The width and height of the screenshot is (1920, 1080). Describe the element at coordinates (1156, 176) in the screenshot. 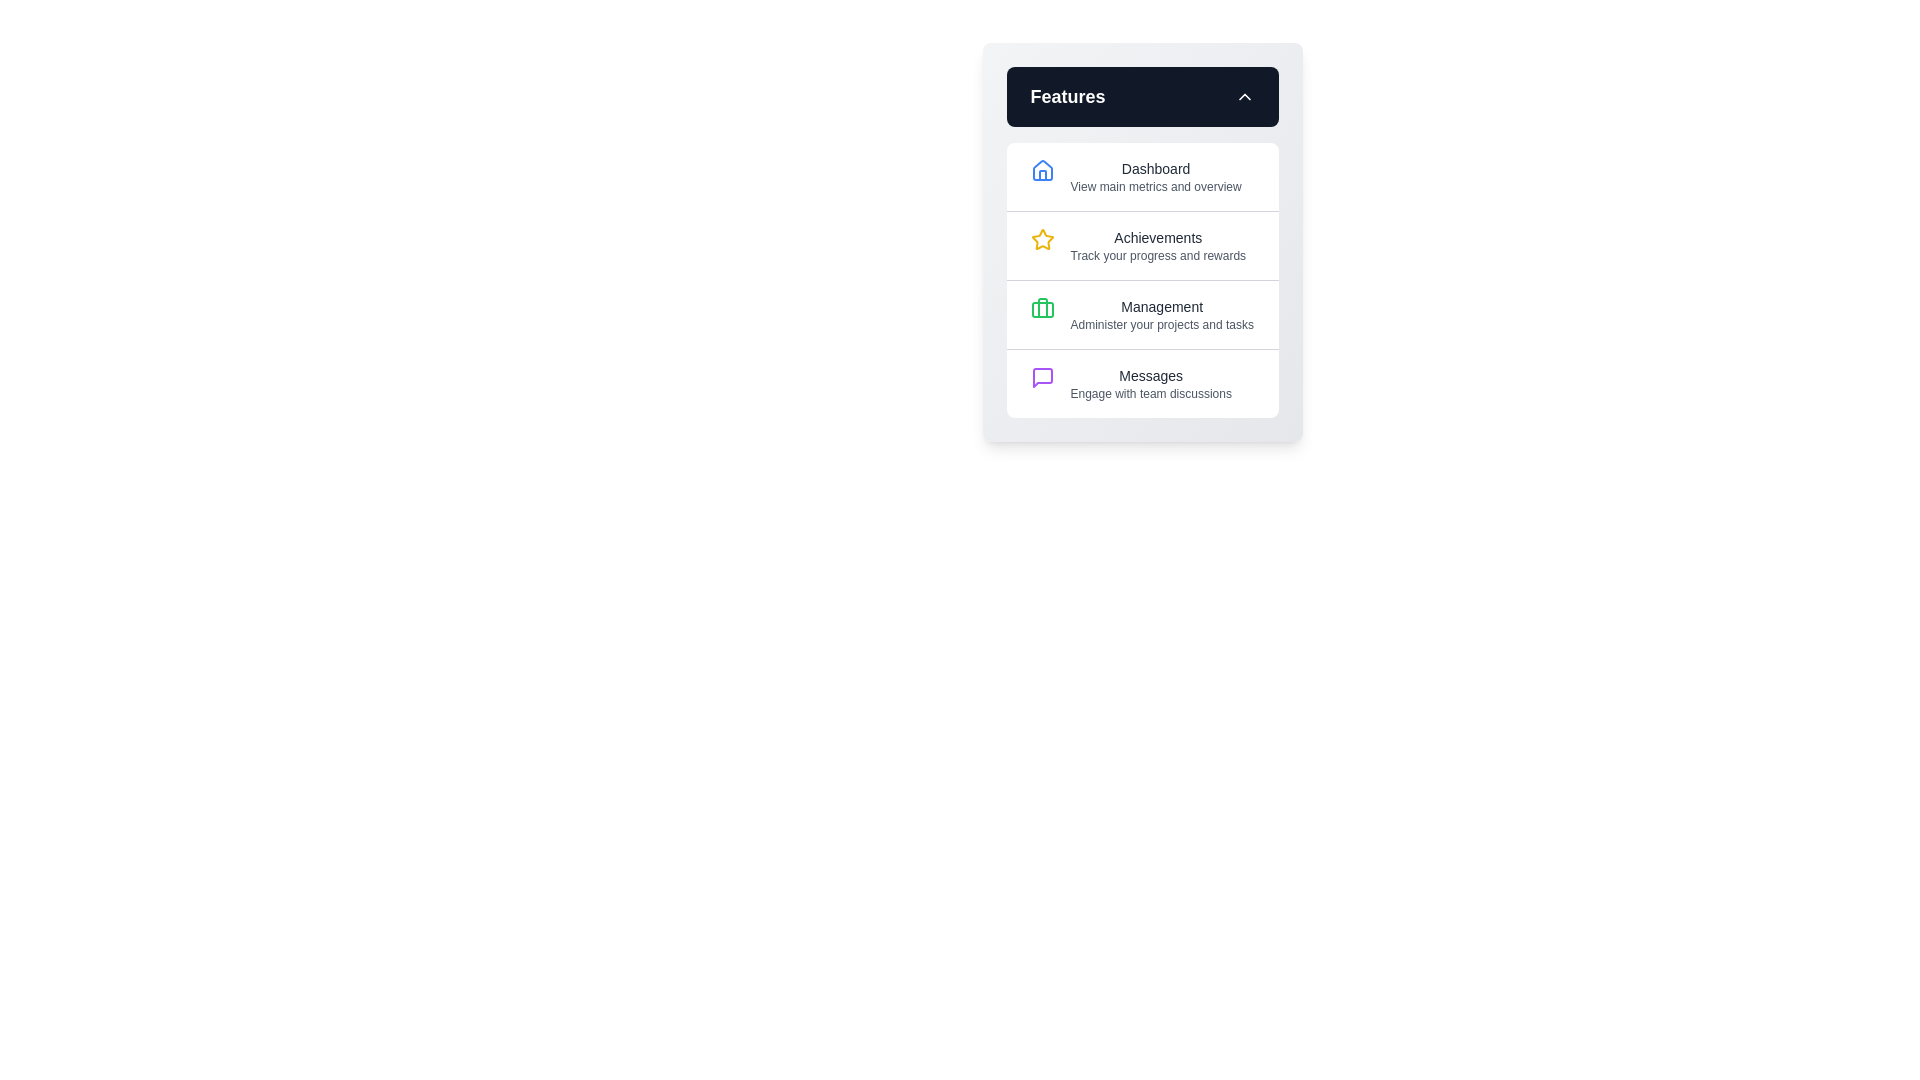

I see `the 'Dashboard' text label, which is located below the house icon in the feature menu's vertical list` at that location.